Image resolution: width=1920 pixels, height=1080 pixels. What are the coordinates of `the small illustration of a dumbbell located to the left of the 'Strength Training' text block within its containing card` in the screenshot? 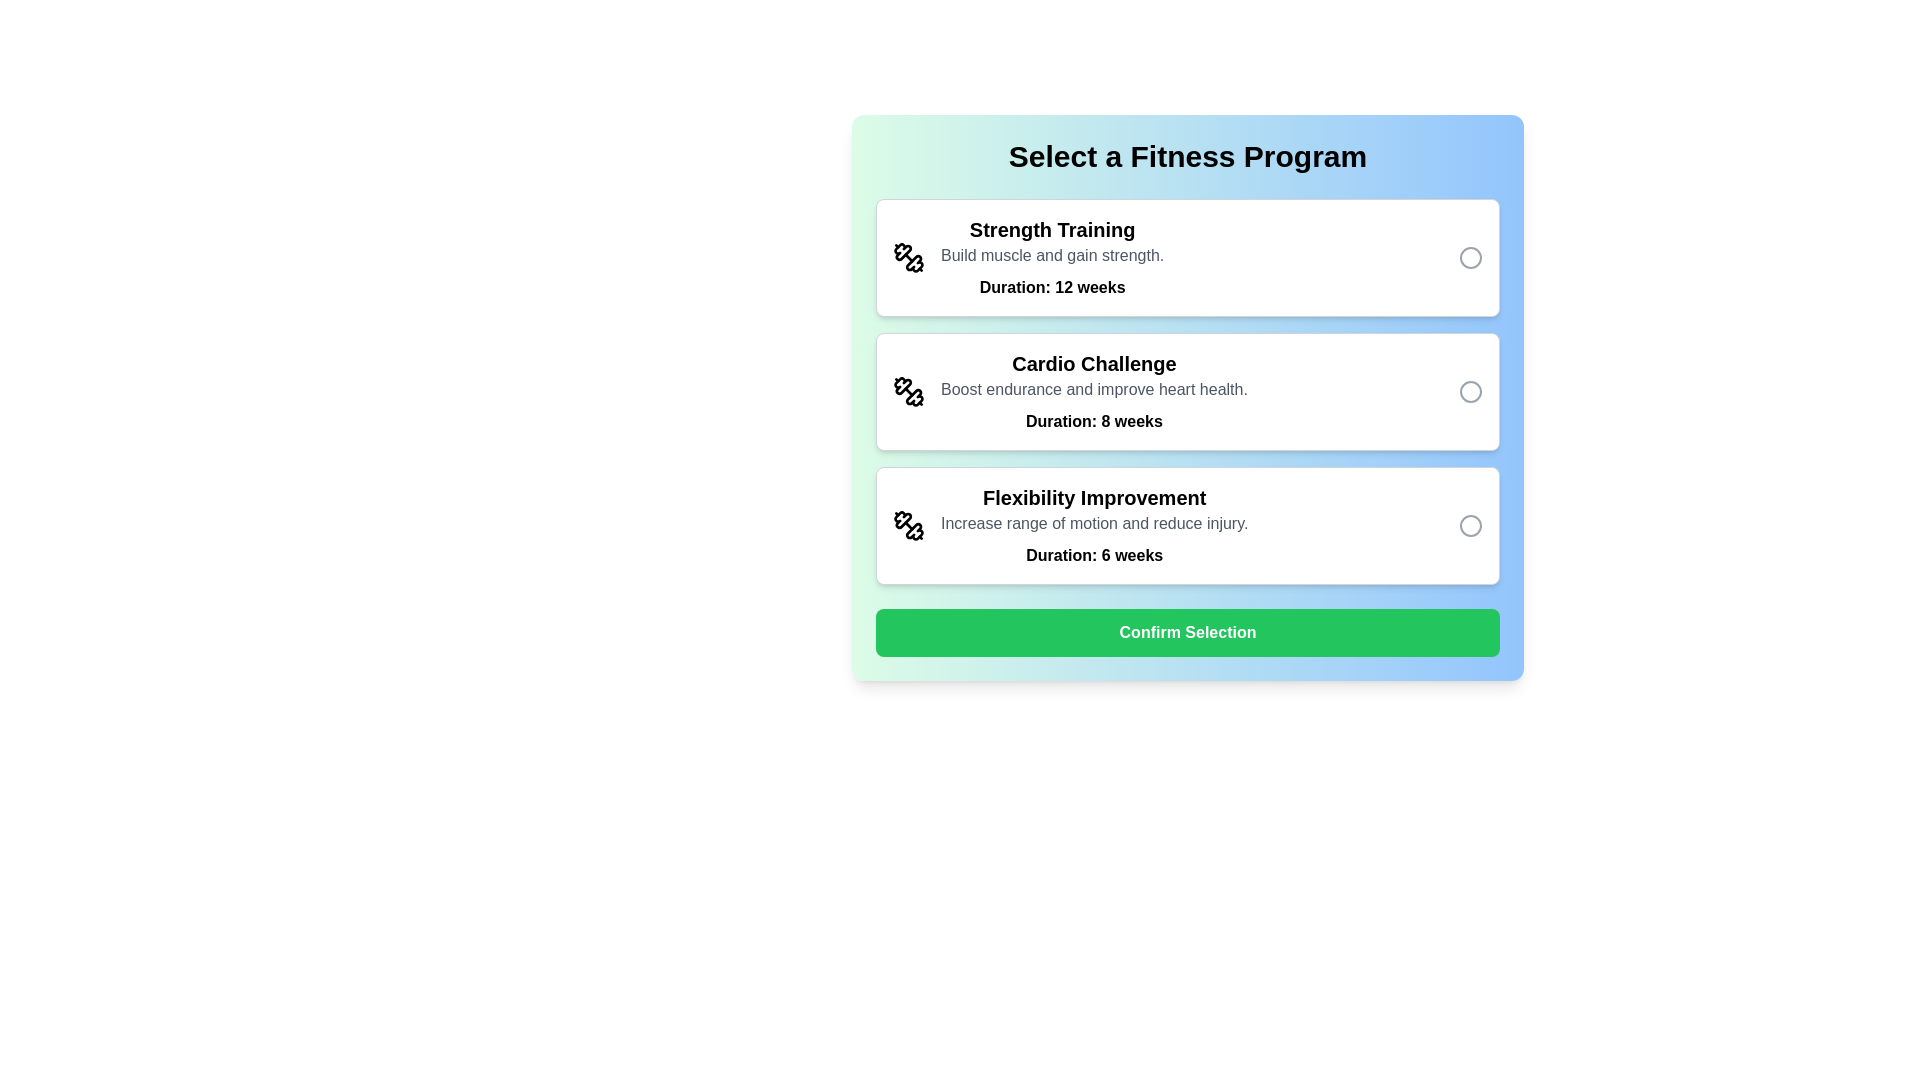 It's located at (907, 257).